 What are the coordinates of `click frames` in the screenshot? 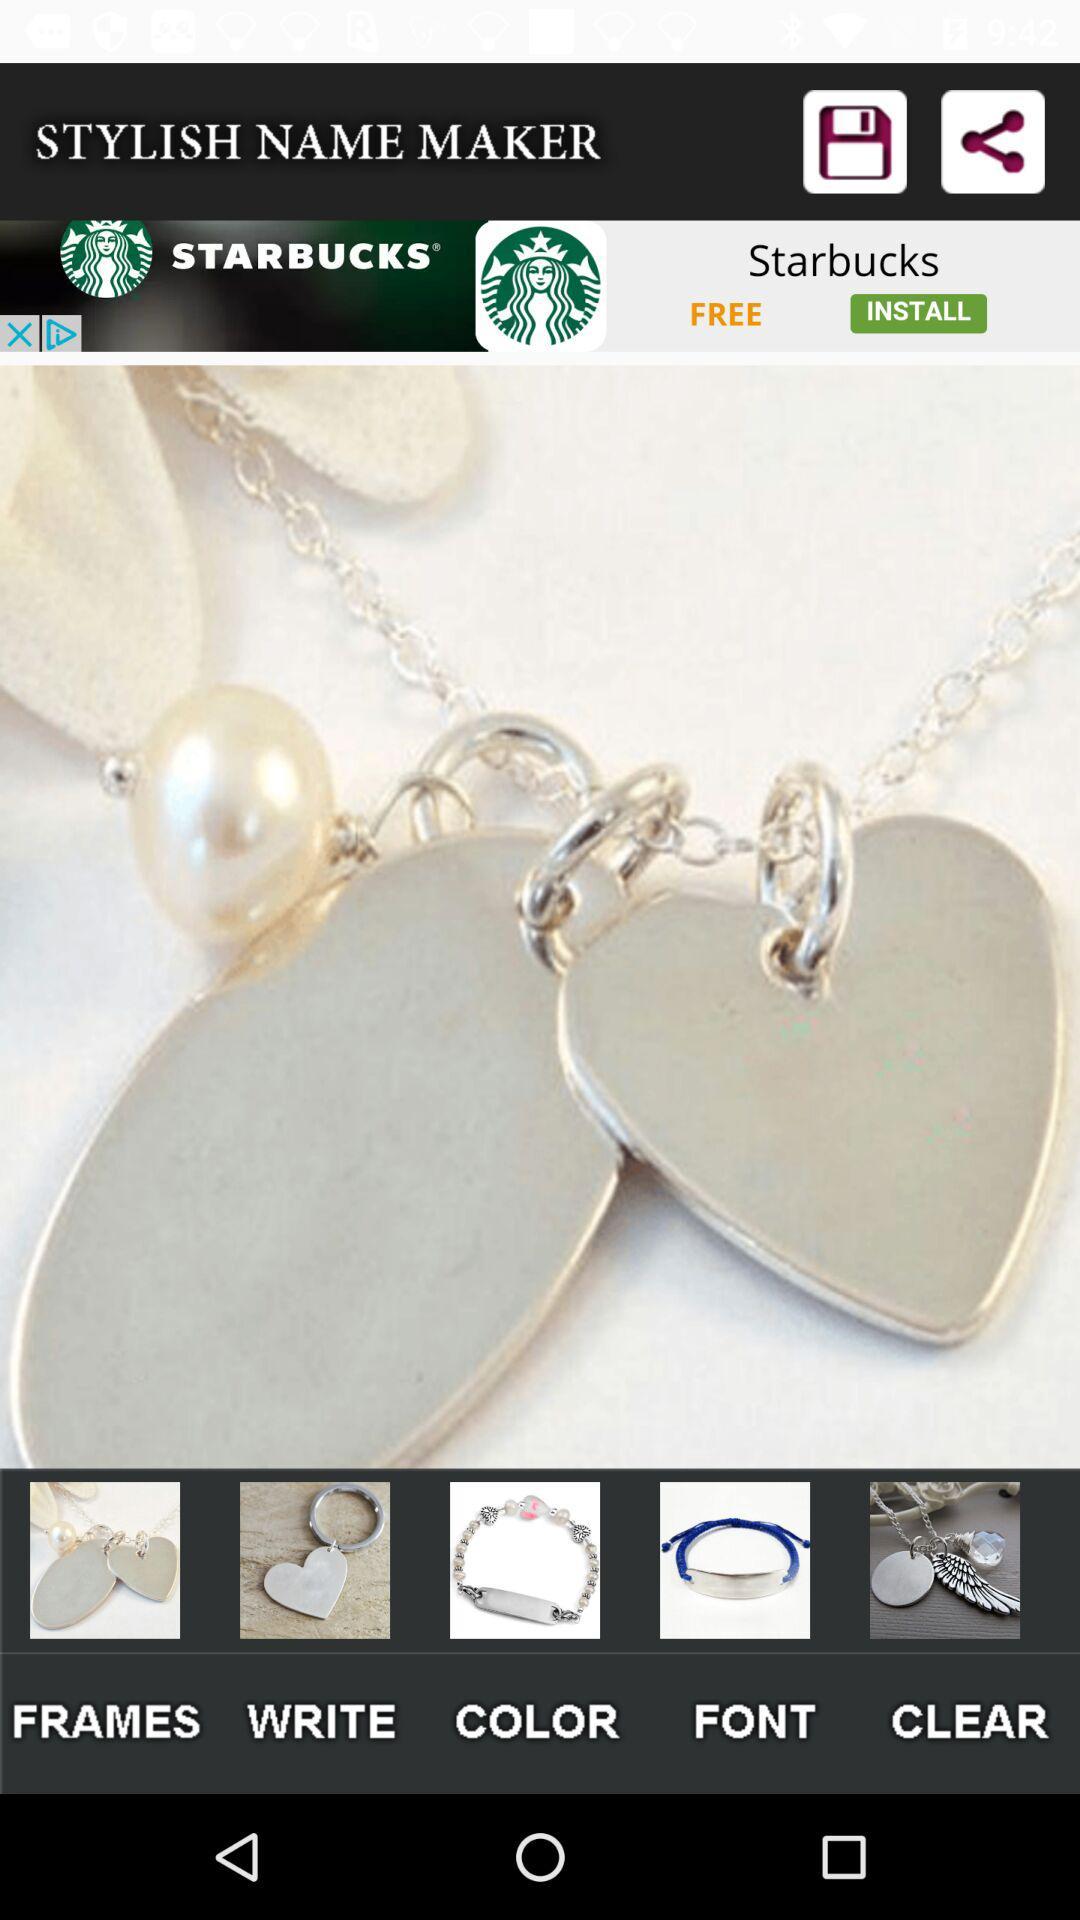 It's located at (107, 1722).